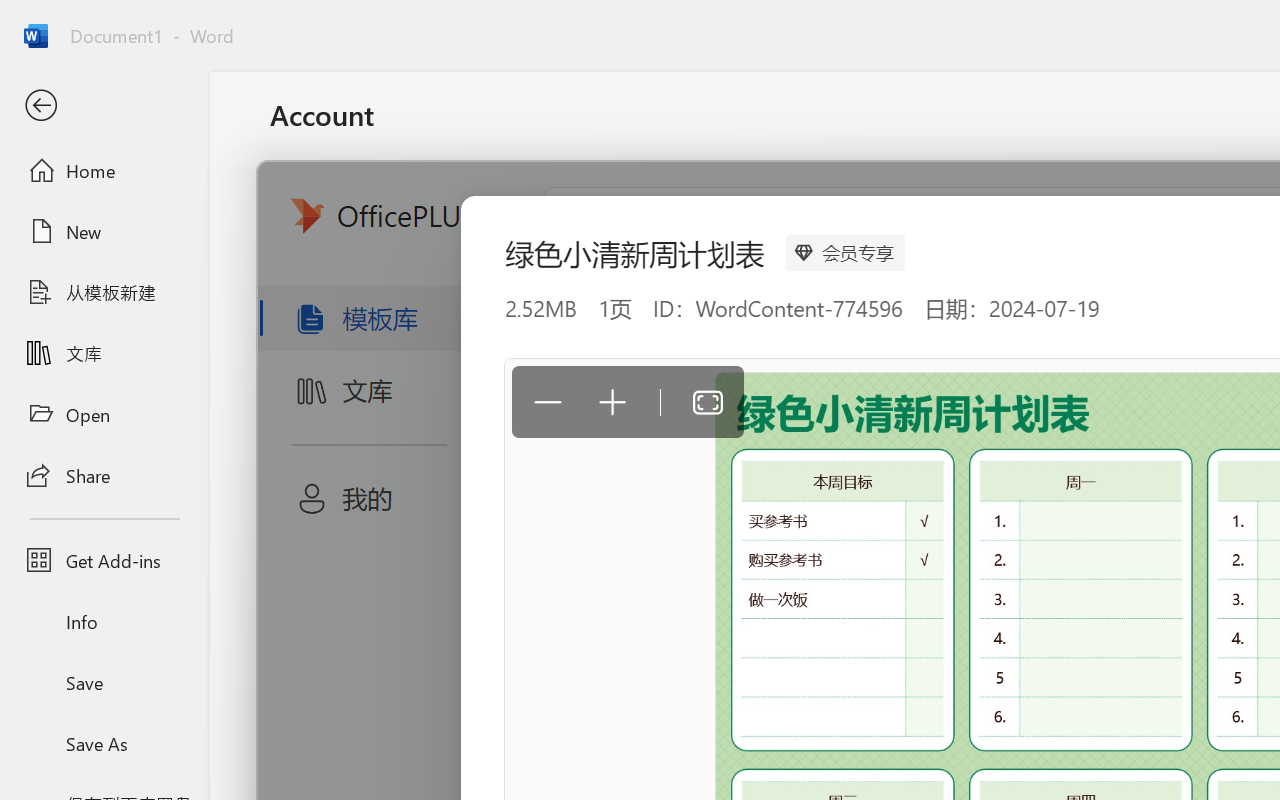 This screenshot has width=1280, height=800. Describe the element at coordinates (103, 231) in the screenshot. I see `'New'` at that location.